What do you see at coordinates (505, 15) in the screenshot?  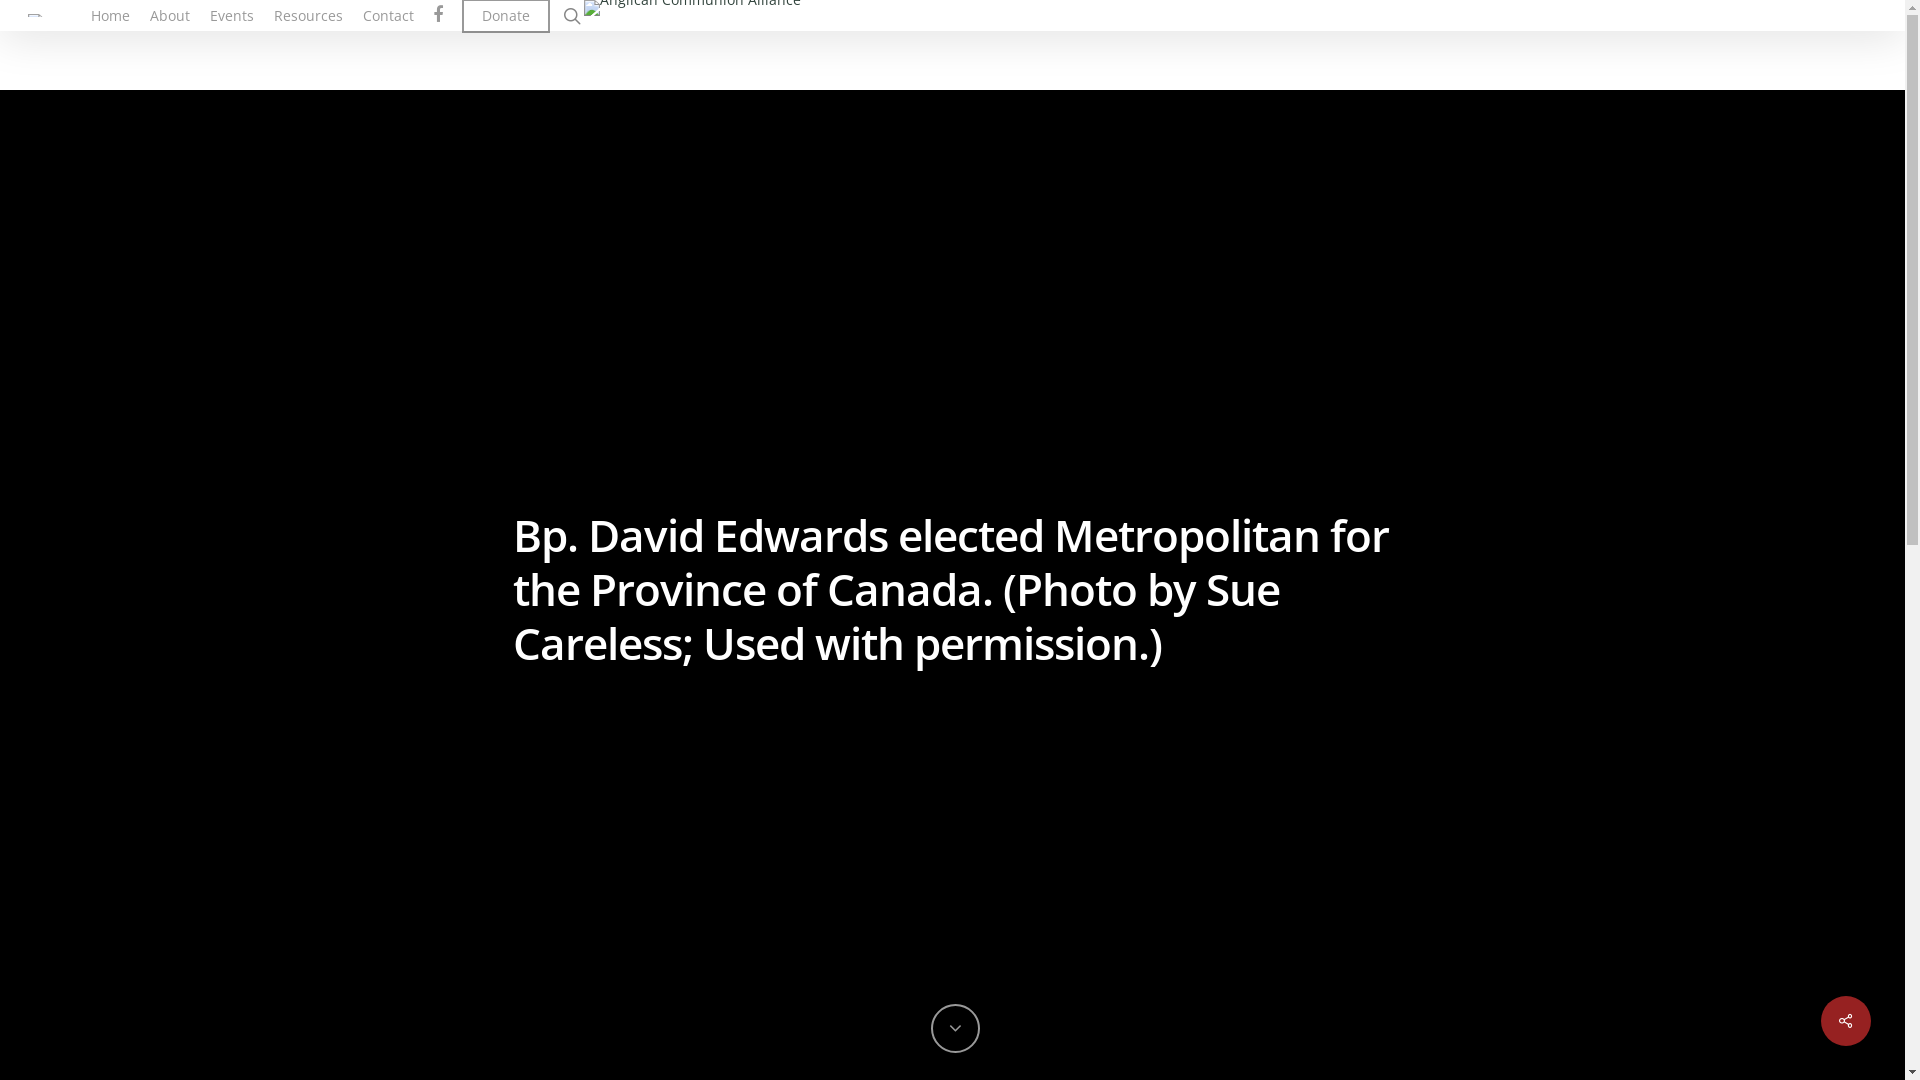 I see `'Donate'` at bounding box center [505, 15].